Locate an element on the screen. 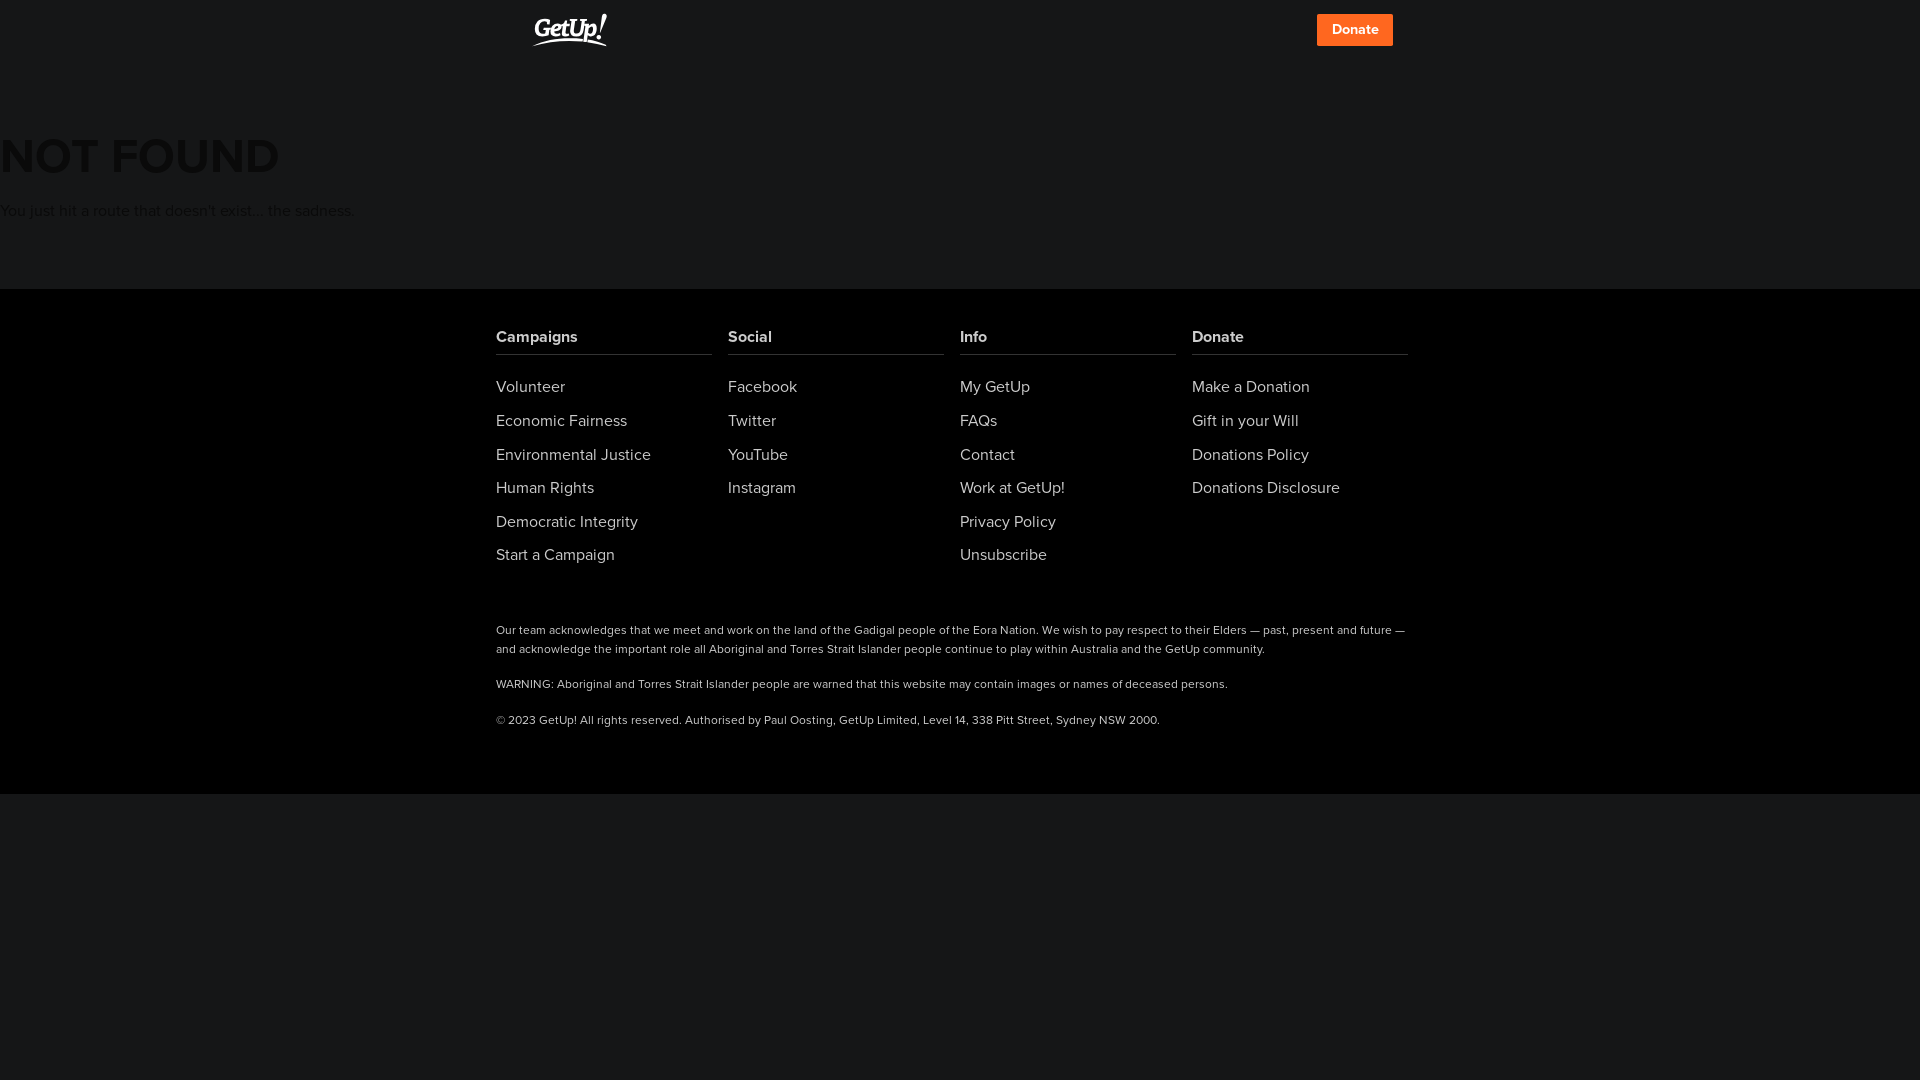 The image size is (1920, 1080). 'Privacy Policy' is located at coordinates (960, 520).